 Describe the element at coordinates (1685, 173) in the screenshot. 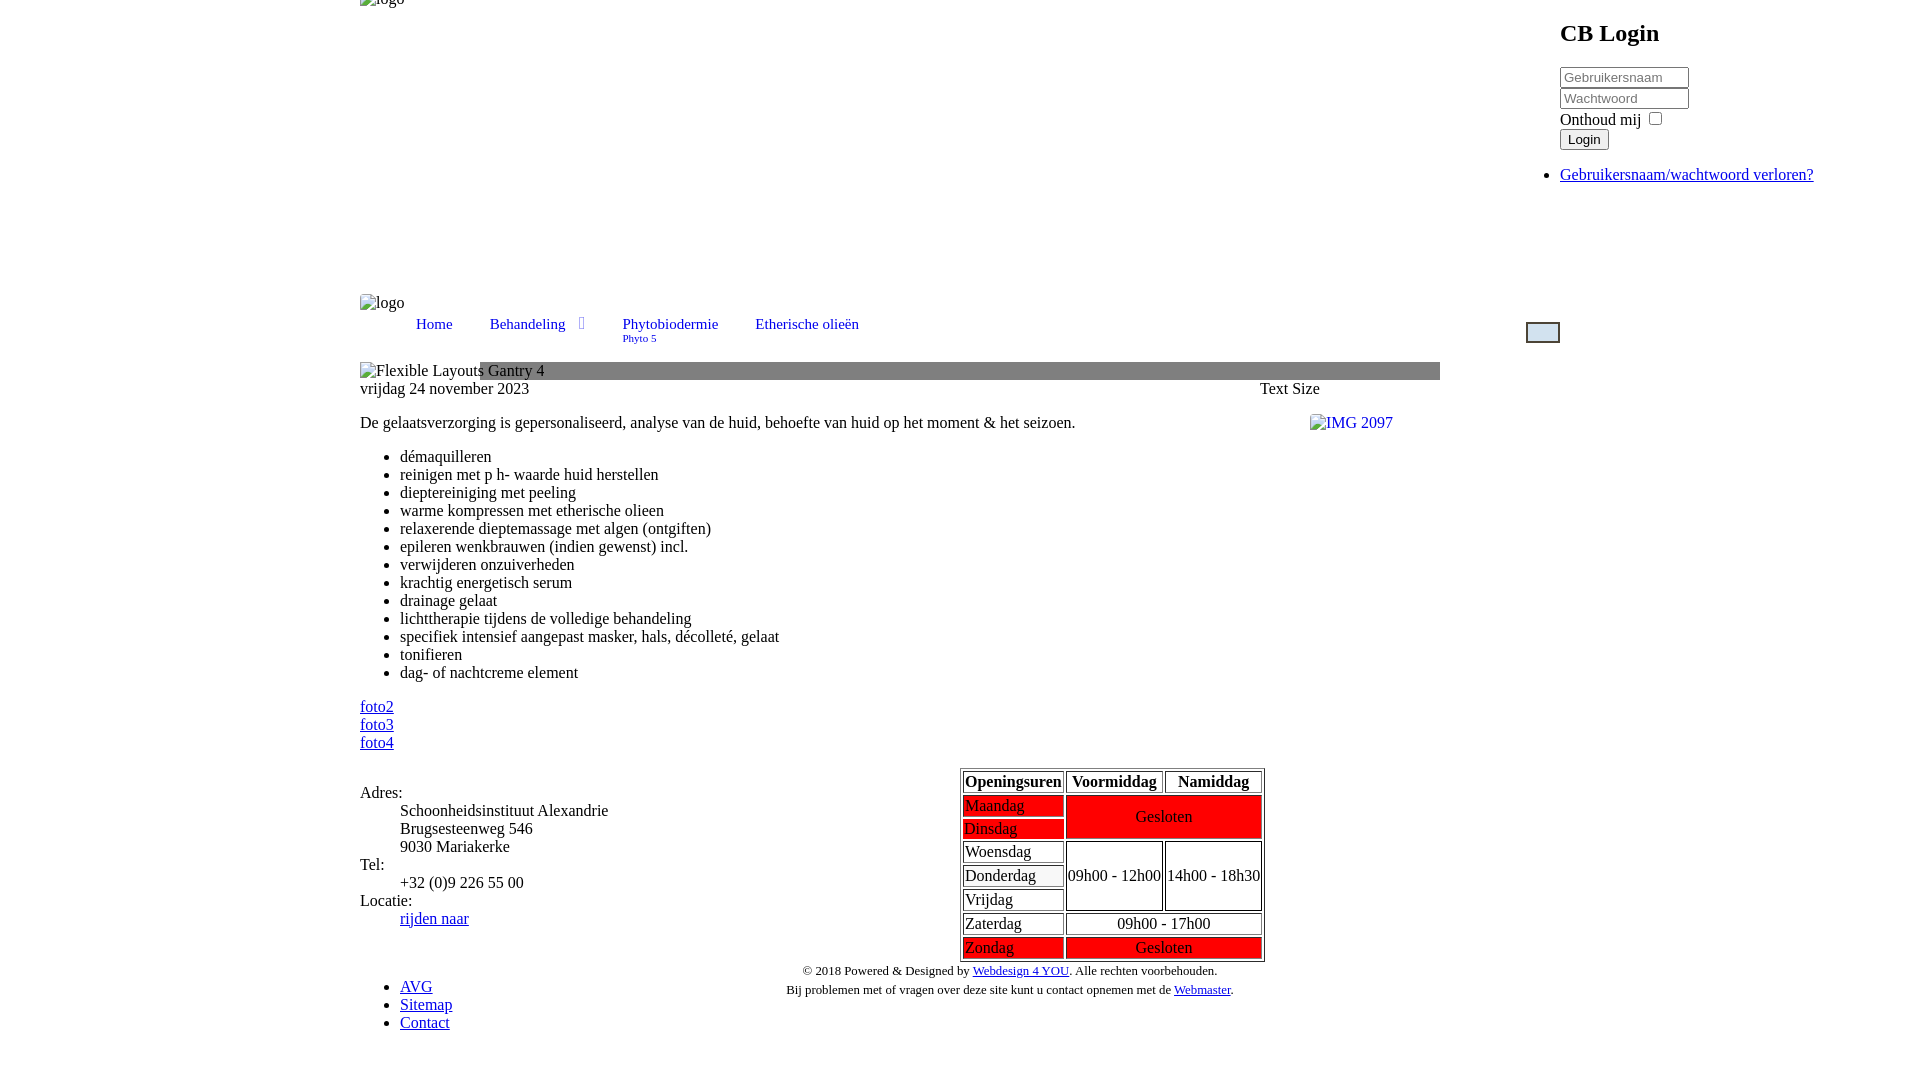

I see `'Gebruikersnaam/wachtwoord verloren?'` at that location.